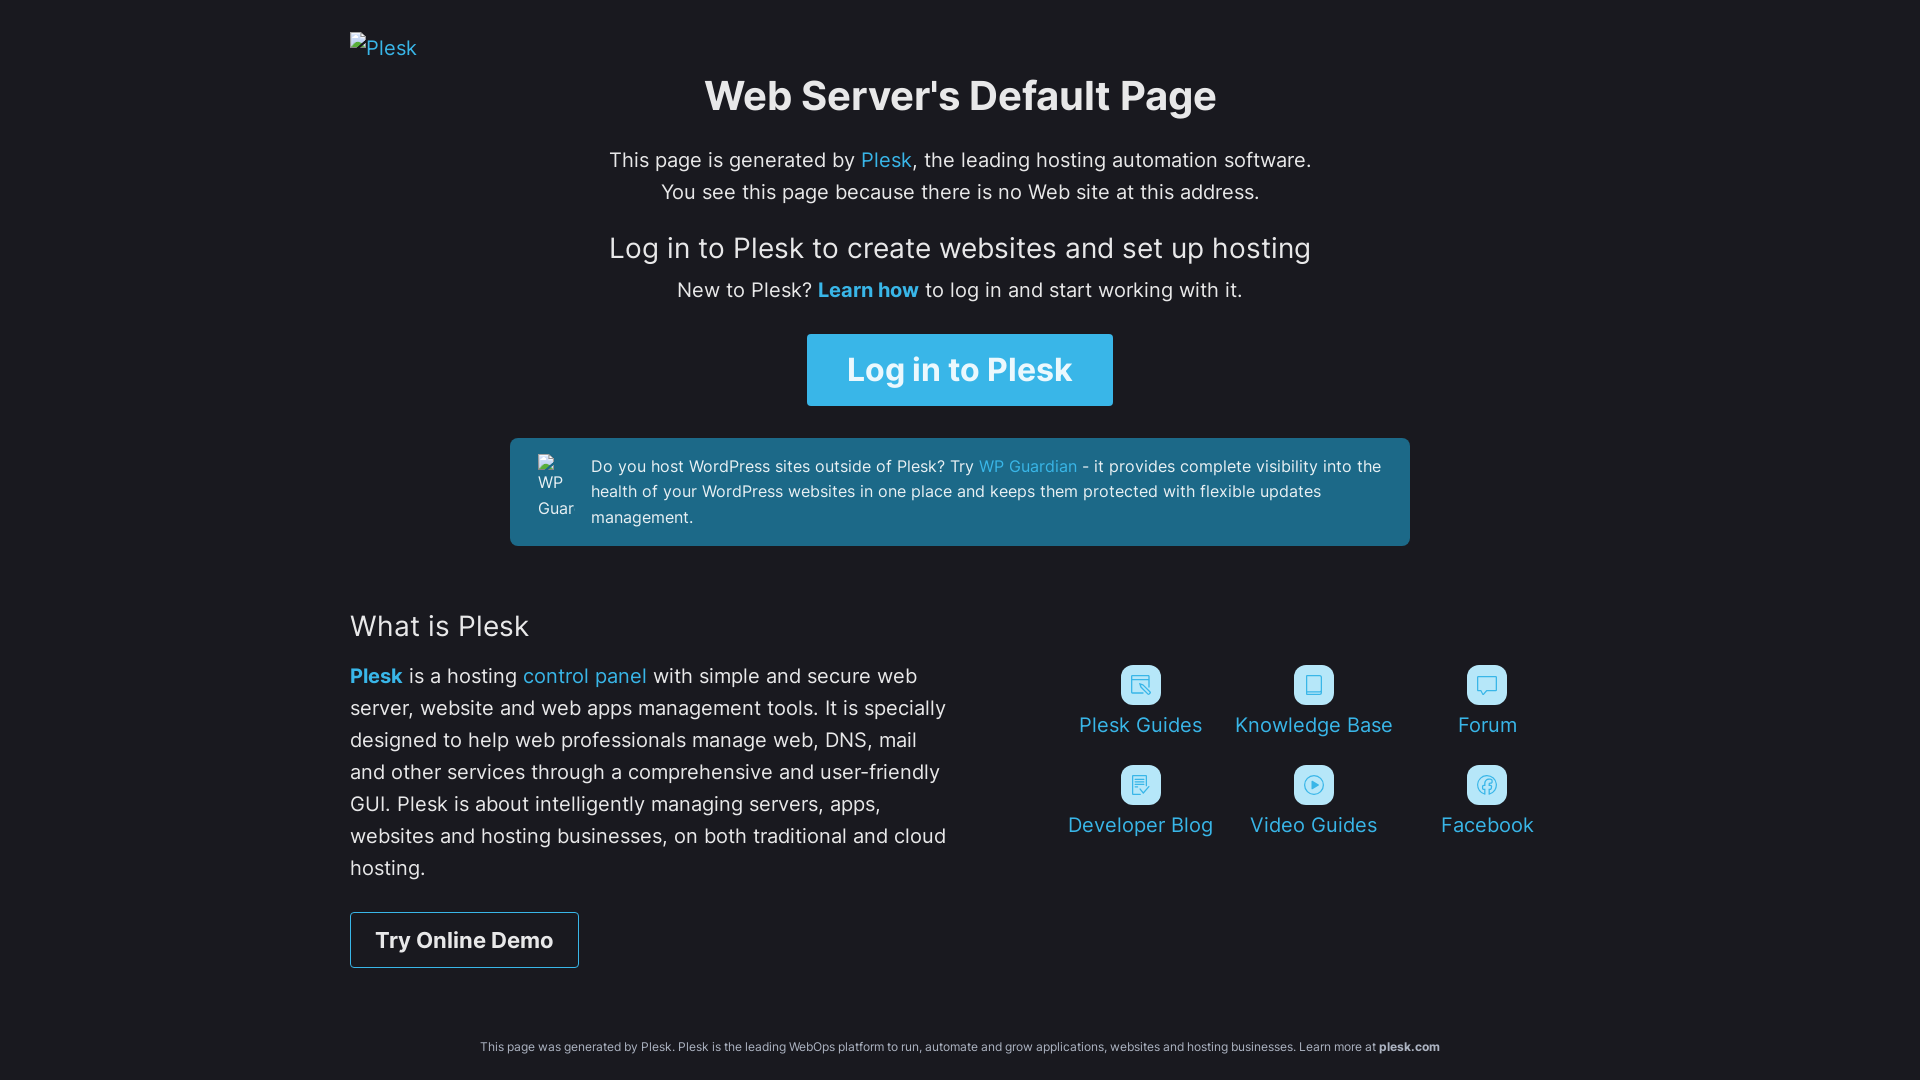 The image size is (1920, 1080). Describe the element at coordinates (523, 675) in the screenshot. I see `'control panel'` at that location.